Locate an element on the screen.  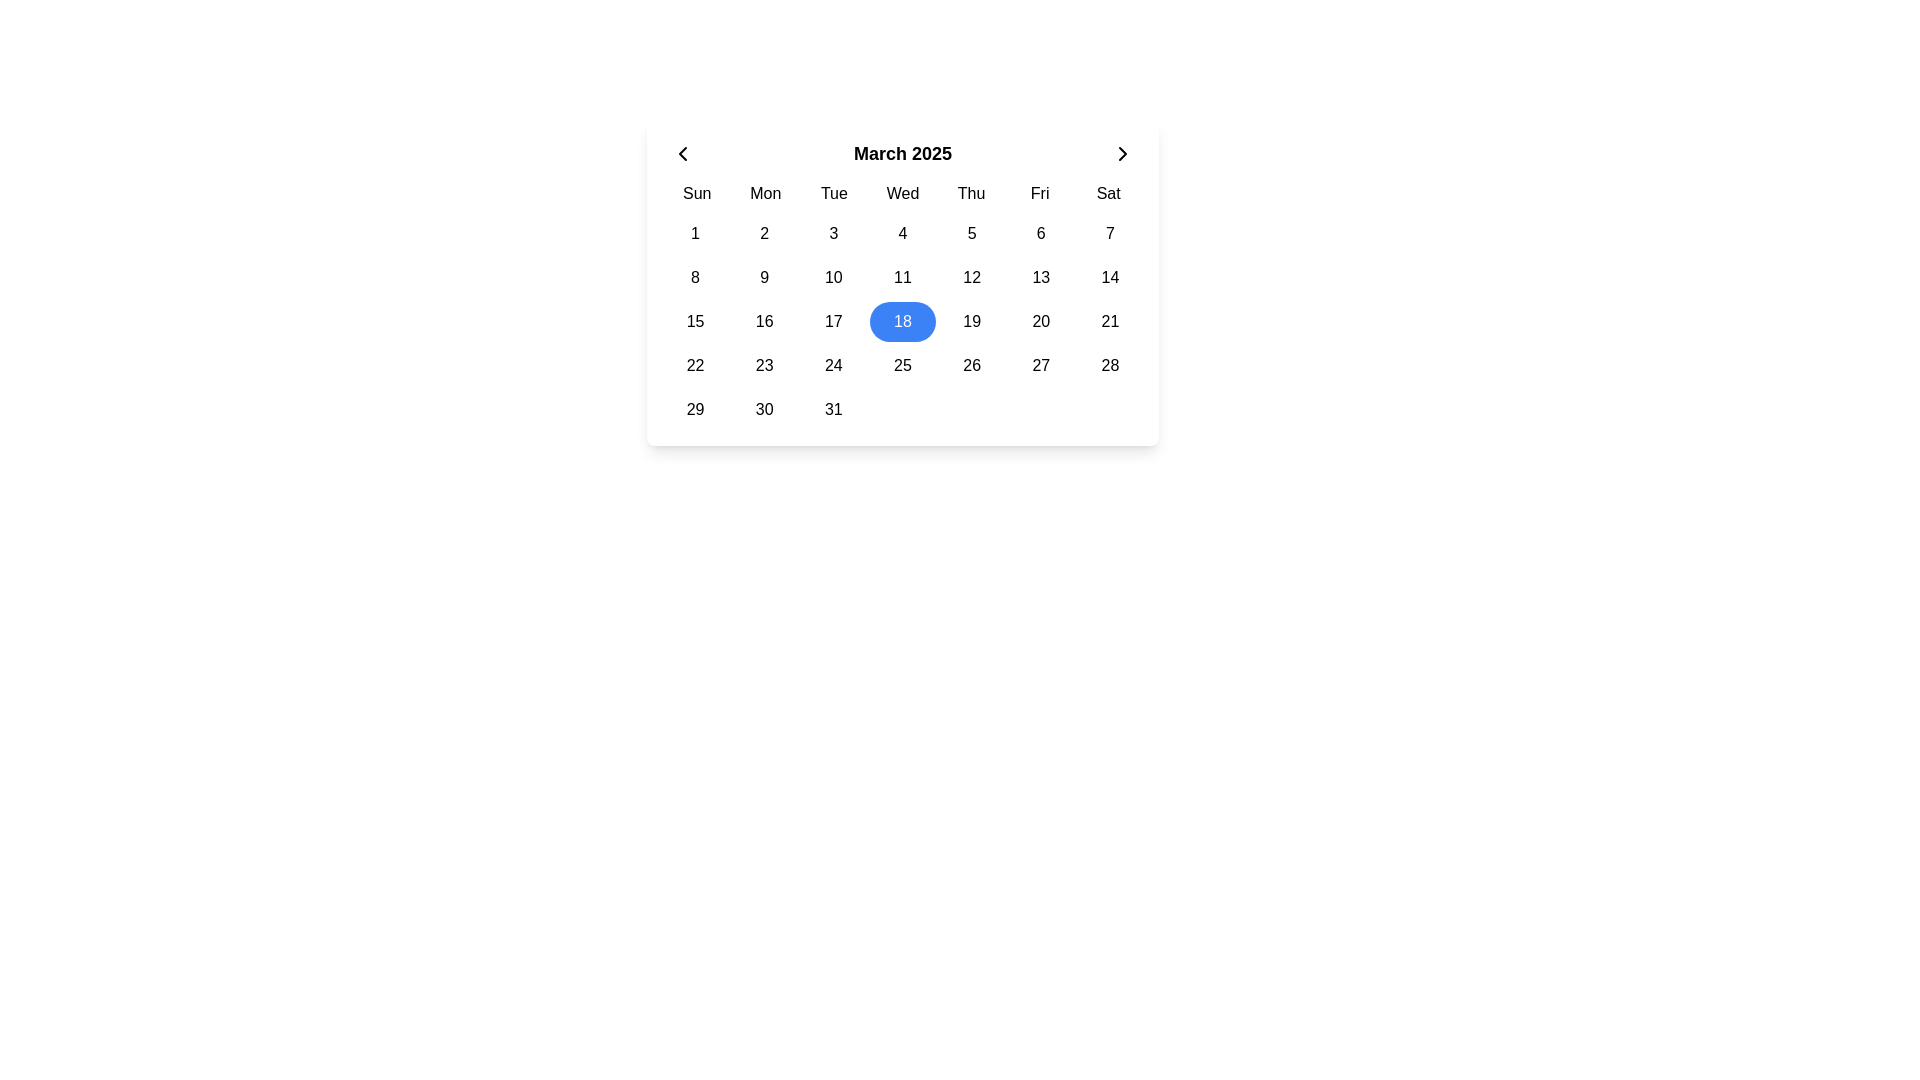
the small circular button displaying the number '30' is located at coordinates (763, 408).